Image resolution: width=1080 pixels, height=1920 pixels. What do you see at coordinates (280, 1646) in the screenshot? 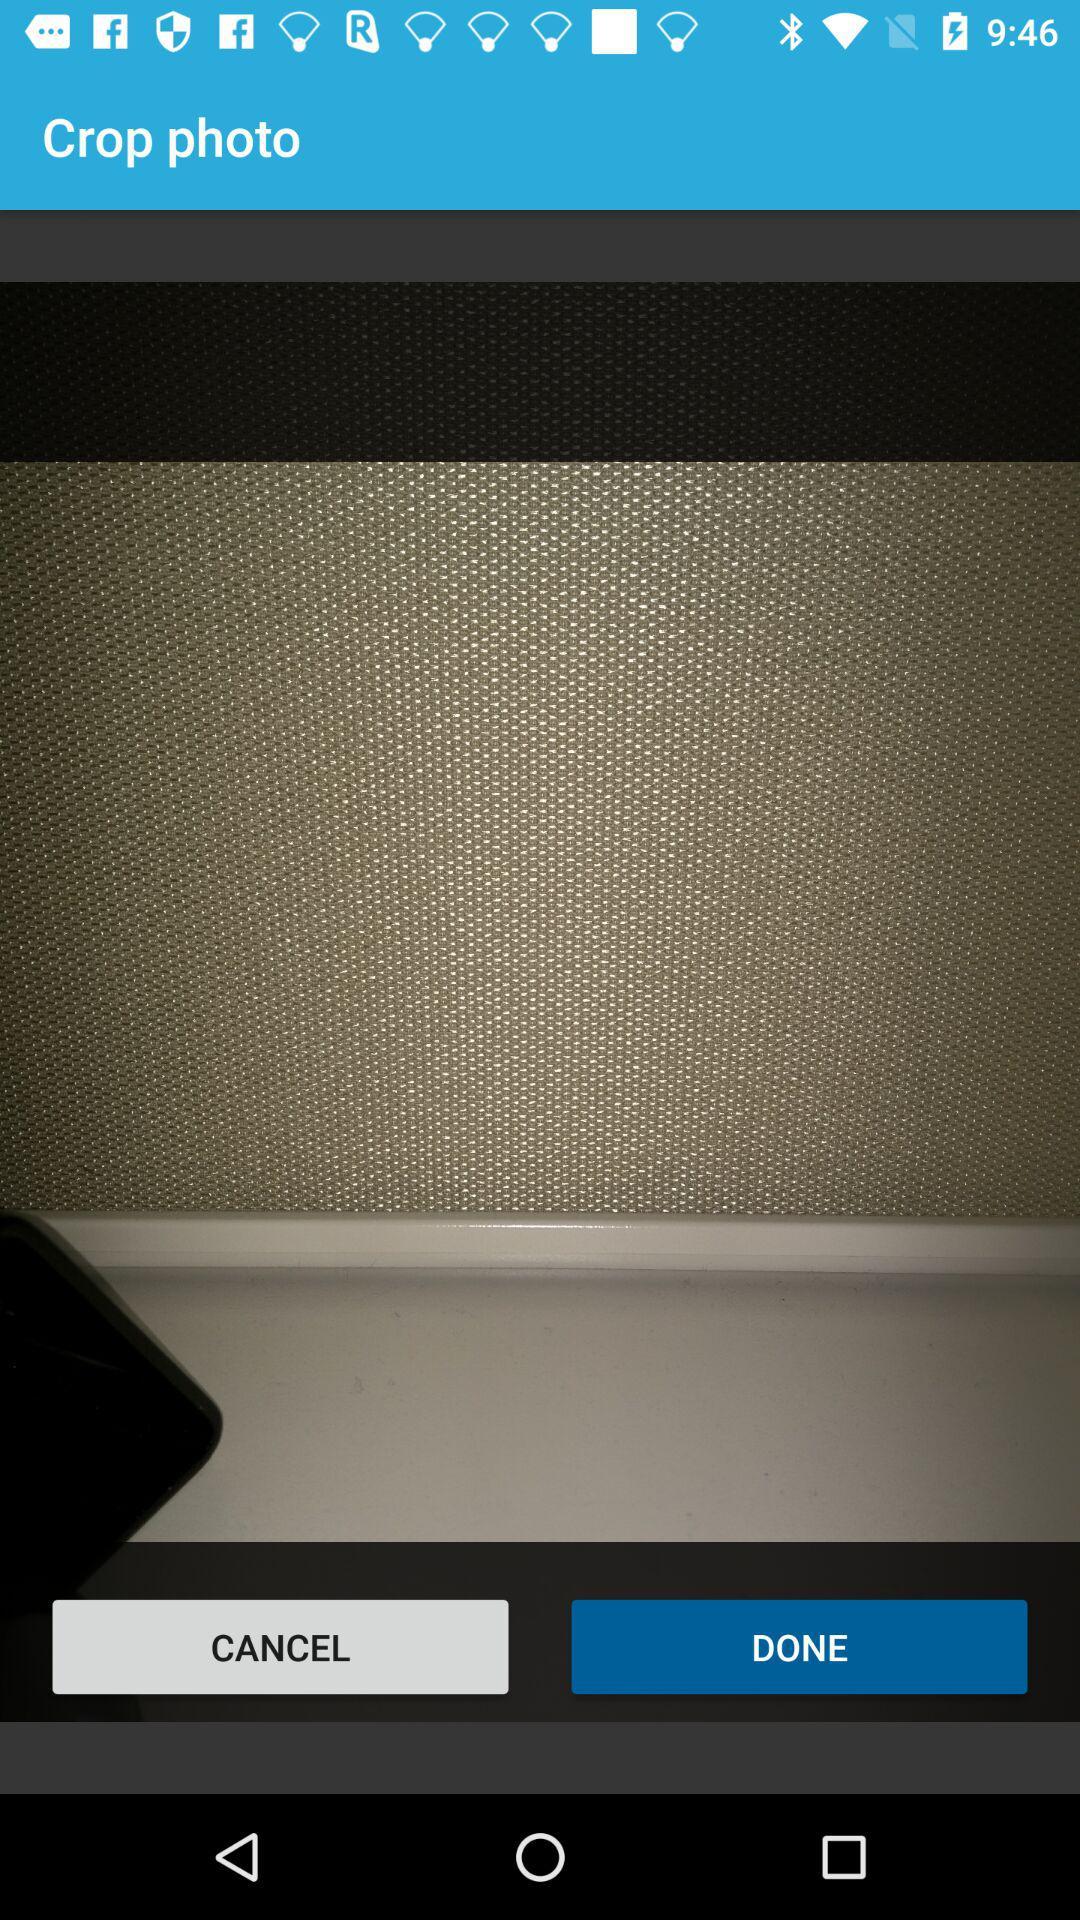
I see `the cancel at the bottom left corner` at bounding box center [280, 1646].